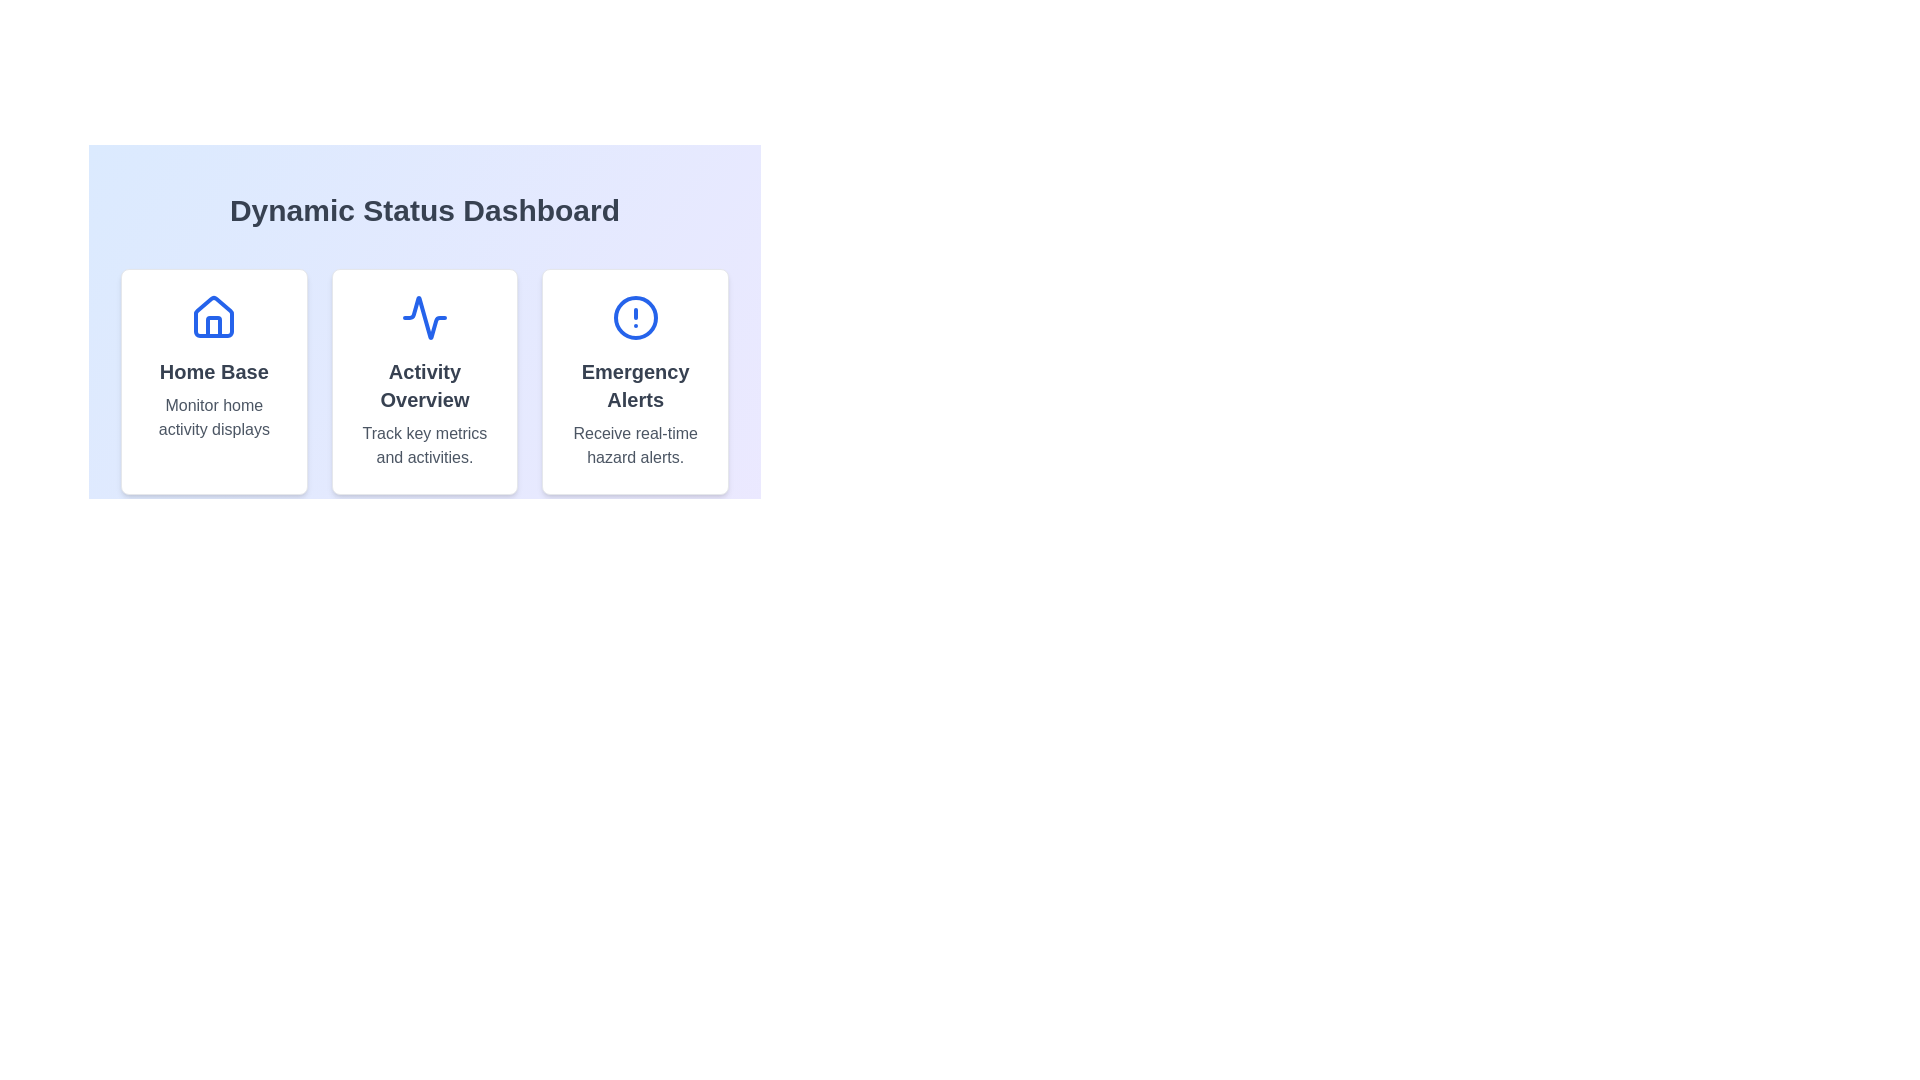 This screenshot has width=1920, height=1080. What do you see at coordinates (423, 381) in the screenshot?
I see `the 'Activity Overview' card, which has a white background, rounded corners, and a blue waveform icon at the top` at bounding box center [423, 381].